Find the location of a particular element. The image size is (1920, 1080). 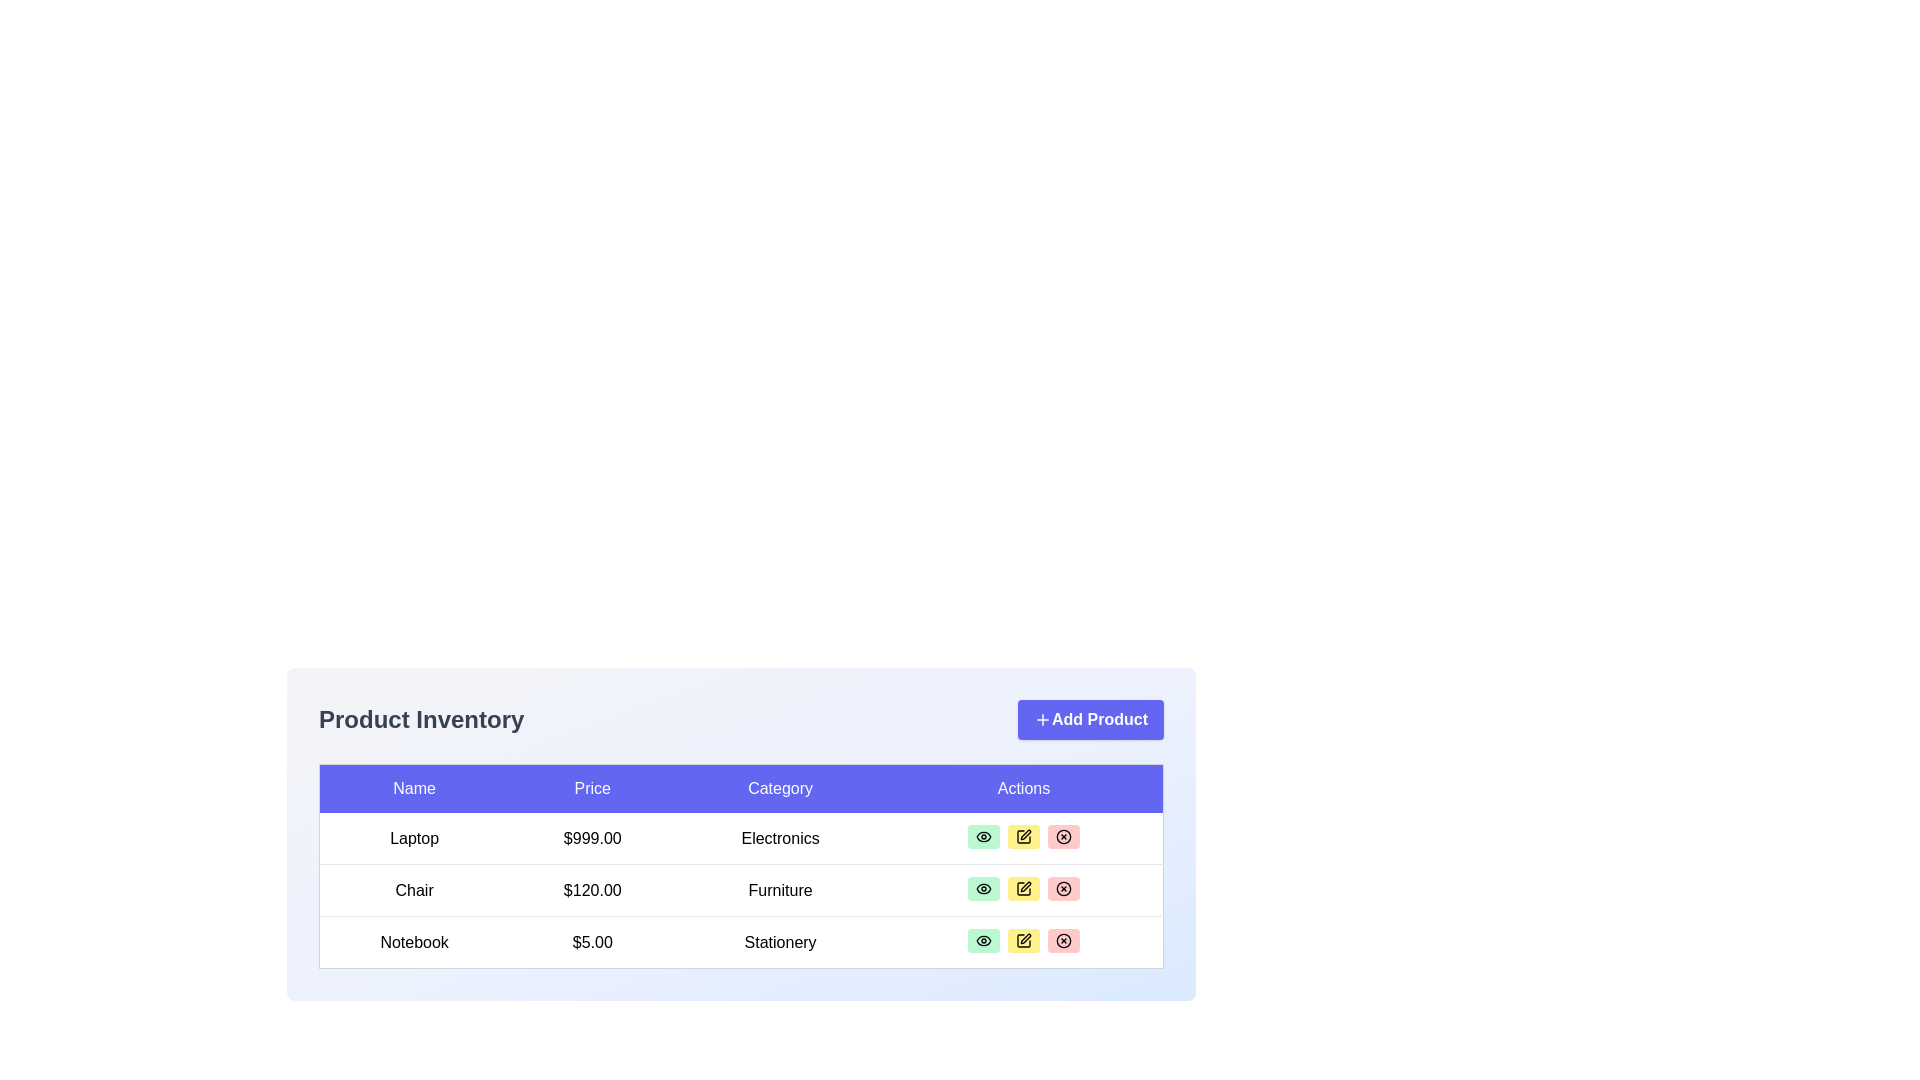

the green rounded rectangle button with an eye-shaped icon in the rightmost 'Actions' column of the third row, corresponding to the 'Stationery' category is located at coordinates (983, 941).